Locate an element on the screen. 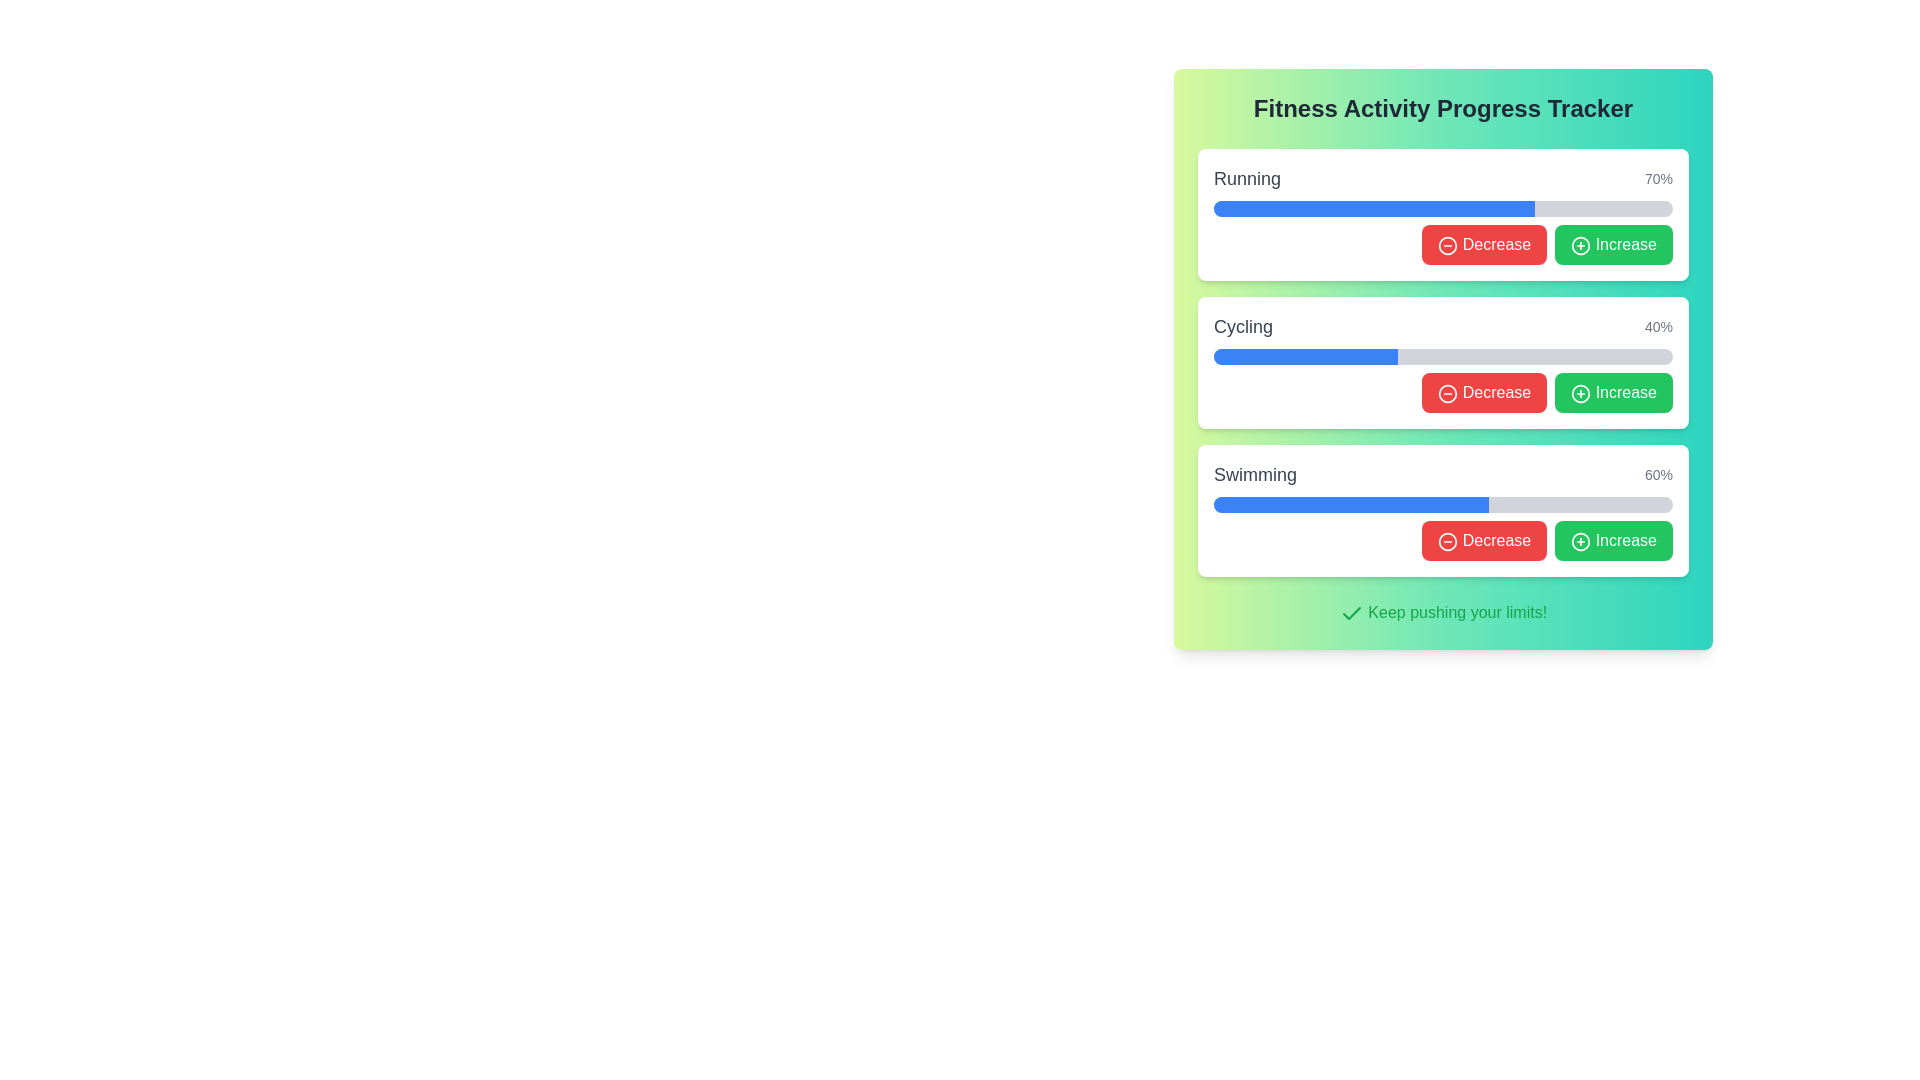 This screenshot has height=1080, width=1920. the circular icon with a thin border located centrally within the interactive red button labeled 'Decrease' in the 'Cycling' progress card is located at coordinates (1448, 393).